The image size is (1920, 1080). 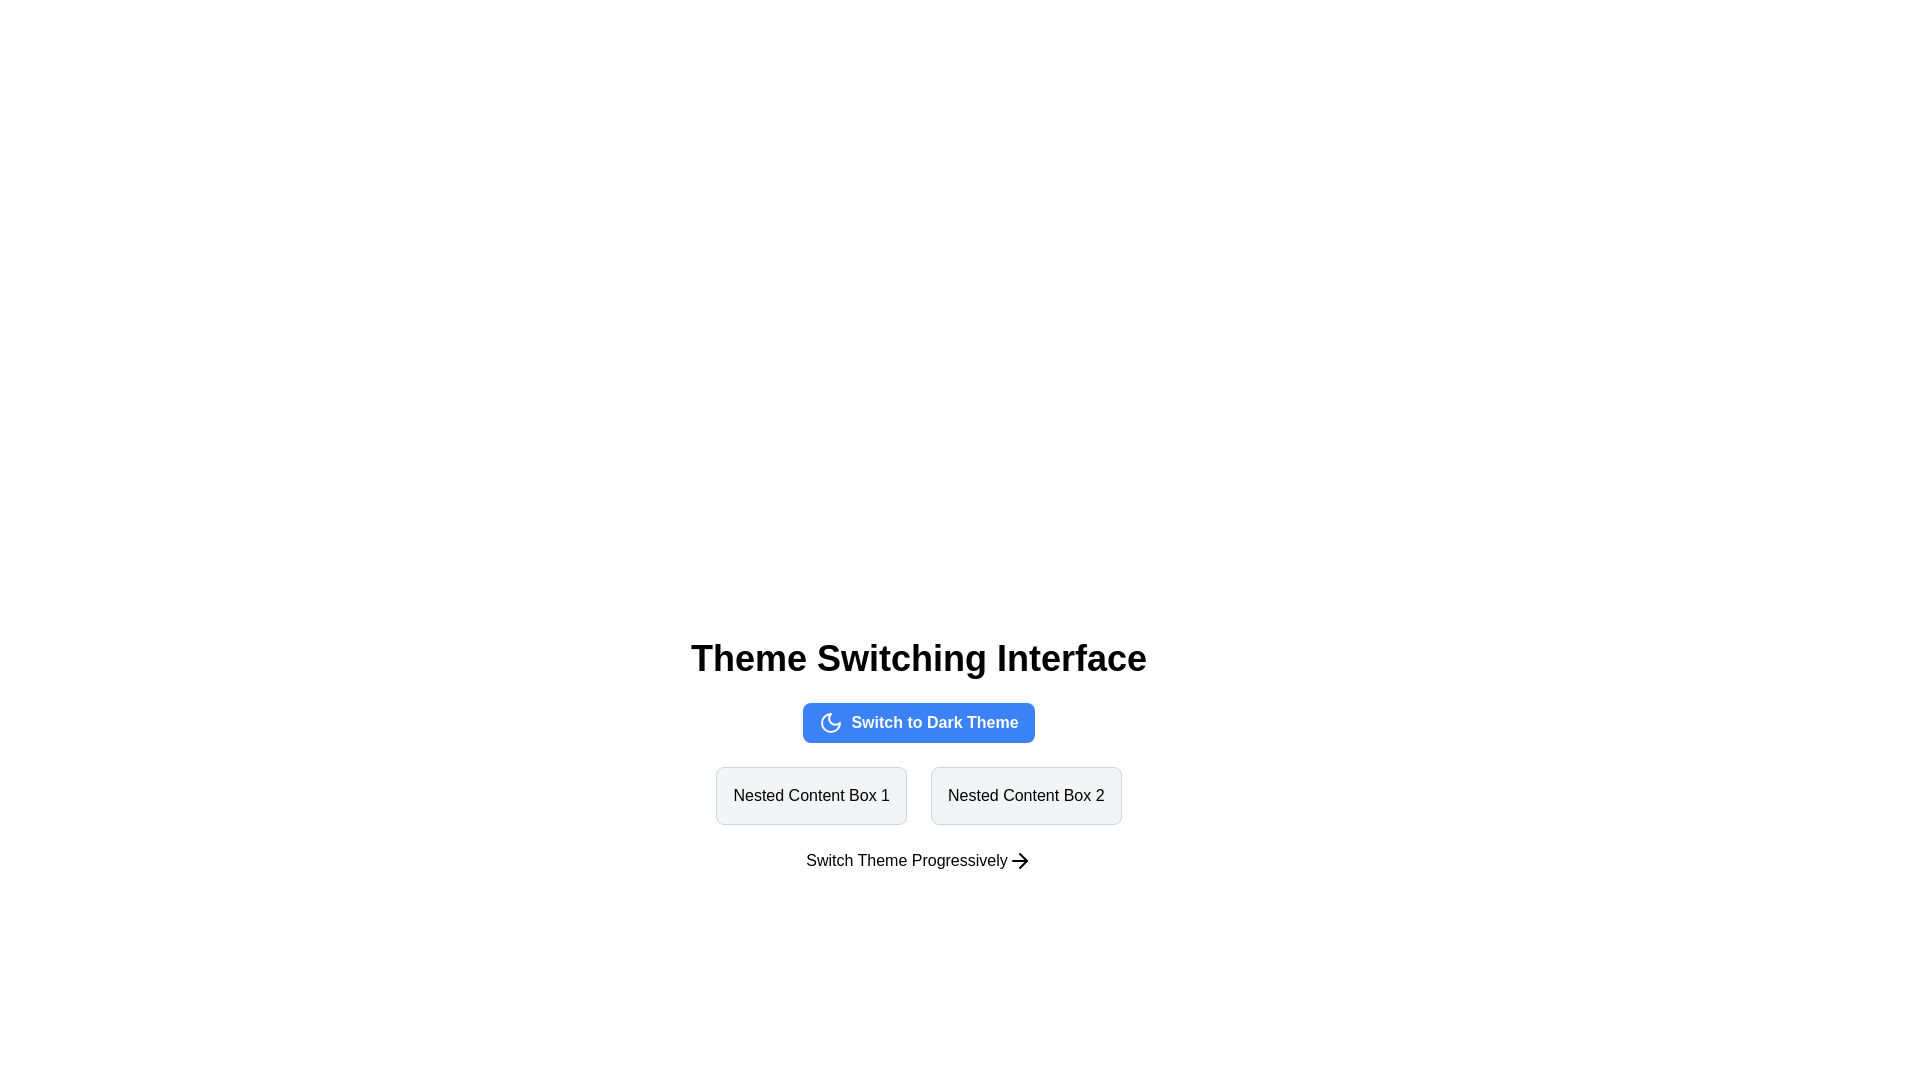 I want to click on the blue rectangular button labeled 'Switch to Dark Theme' for accessibility interactions, so click(x=917, y=722).